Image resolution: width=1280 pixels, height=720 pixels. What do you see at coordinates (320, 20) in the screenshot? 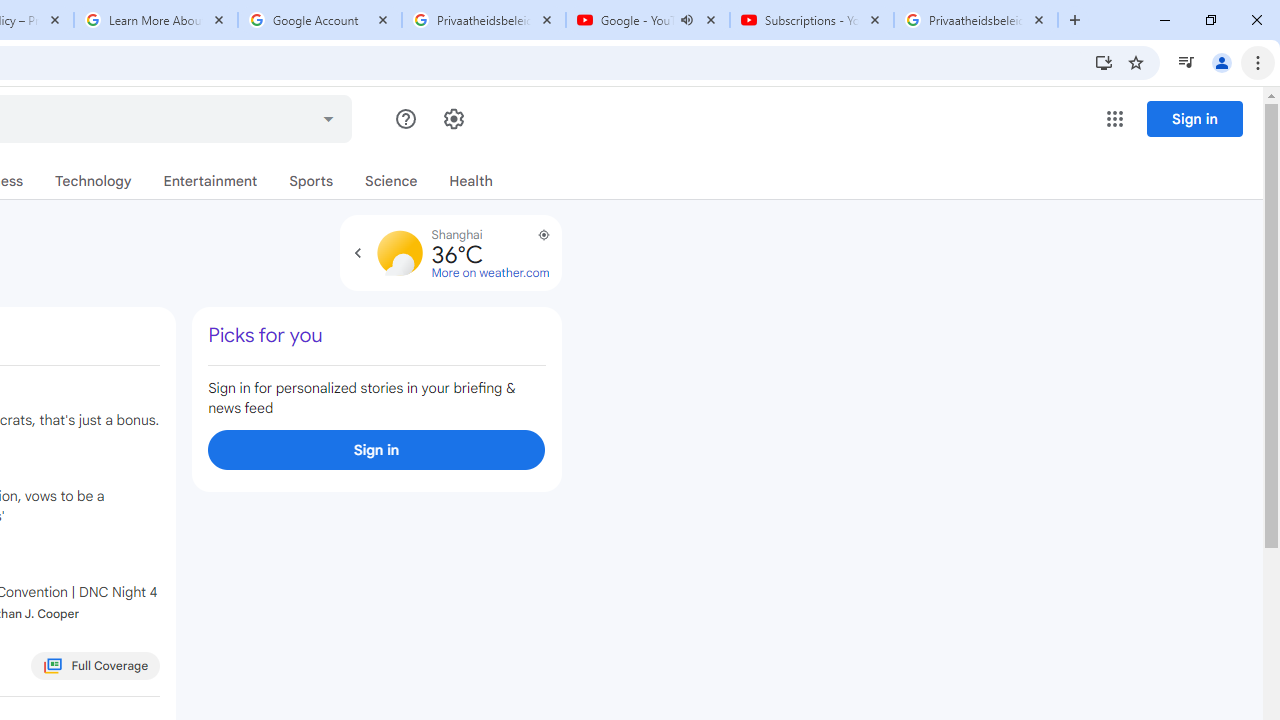
I see `'Google Account'` at bounding box center [320, 20].